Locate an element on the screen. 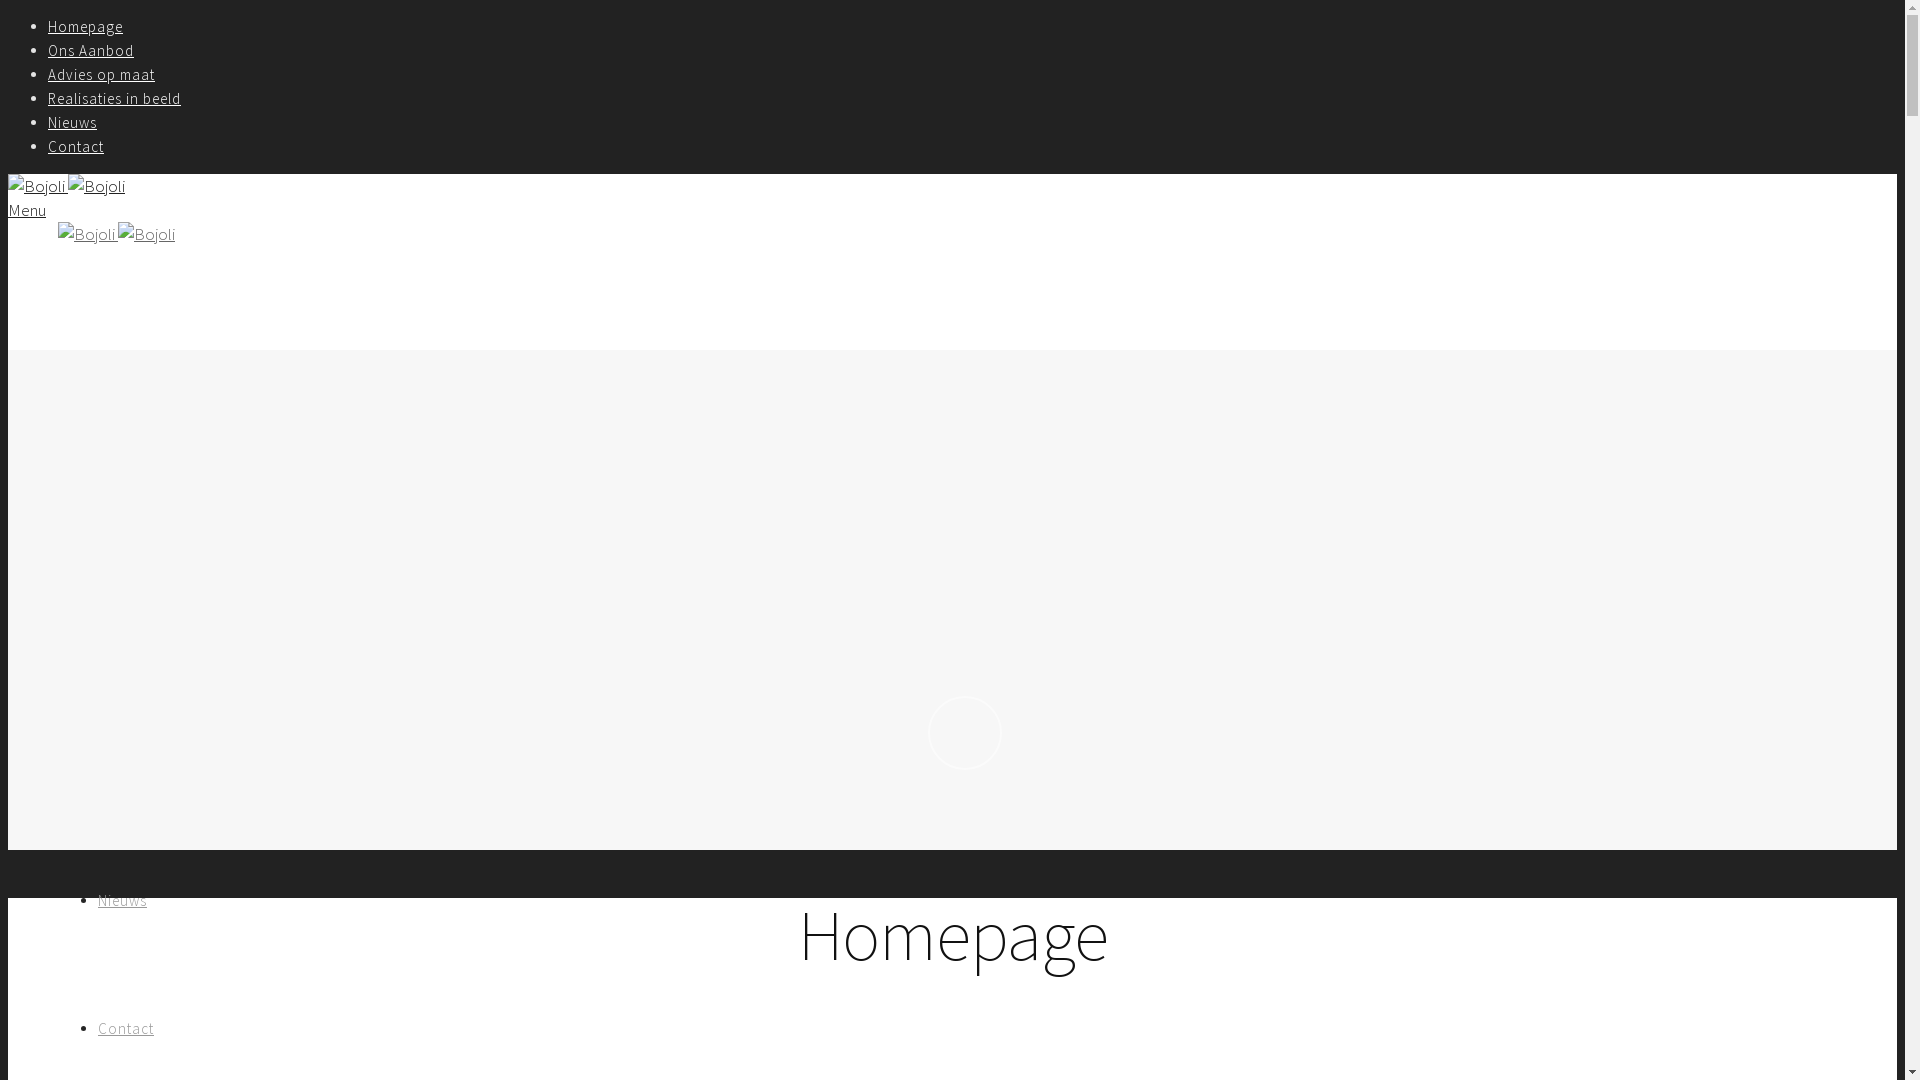 The height and width of the screenshot is (1080, 1920). 'Homepage' is located at coordinates (119, 388).